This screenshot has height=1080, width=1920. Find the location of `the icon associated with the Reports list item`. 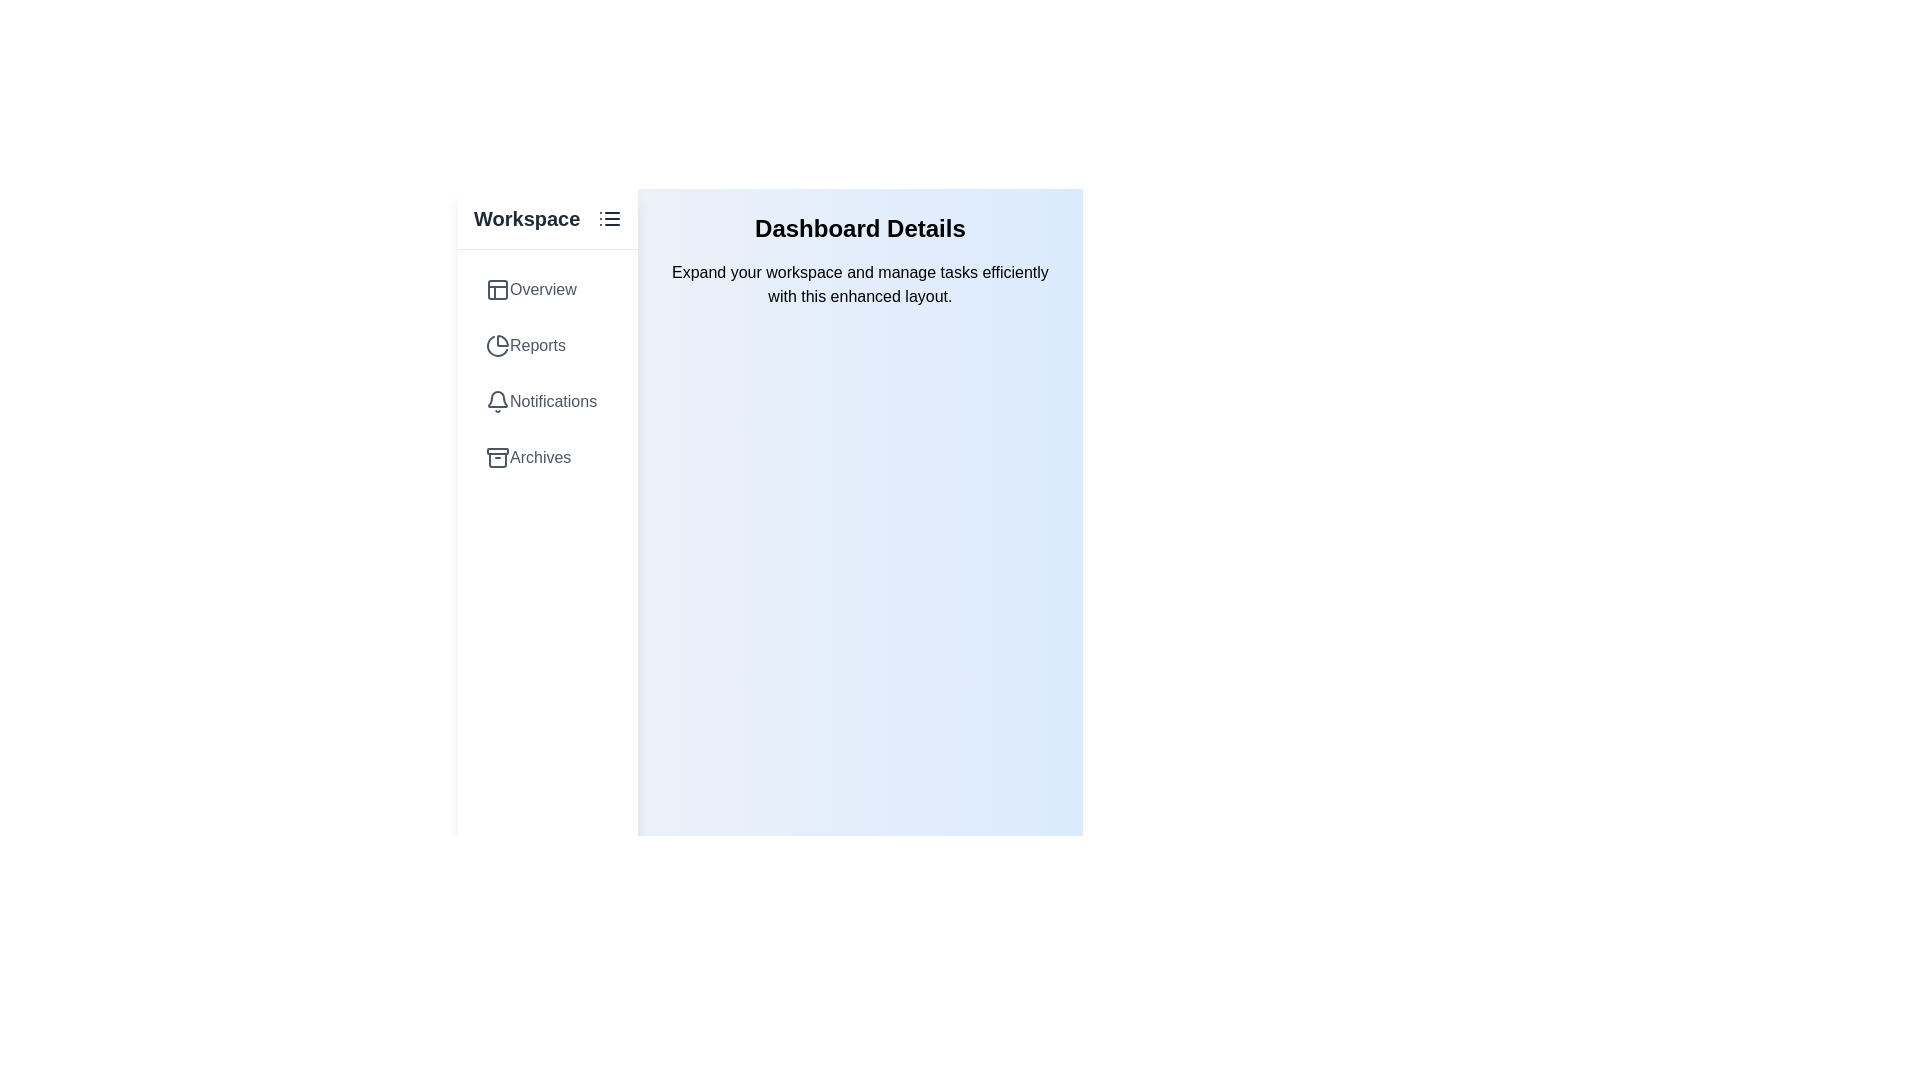

the icon associated with the Reports list item is located at coordinates (498, 345).